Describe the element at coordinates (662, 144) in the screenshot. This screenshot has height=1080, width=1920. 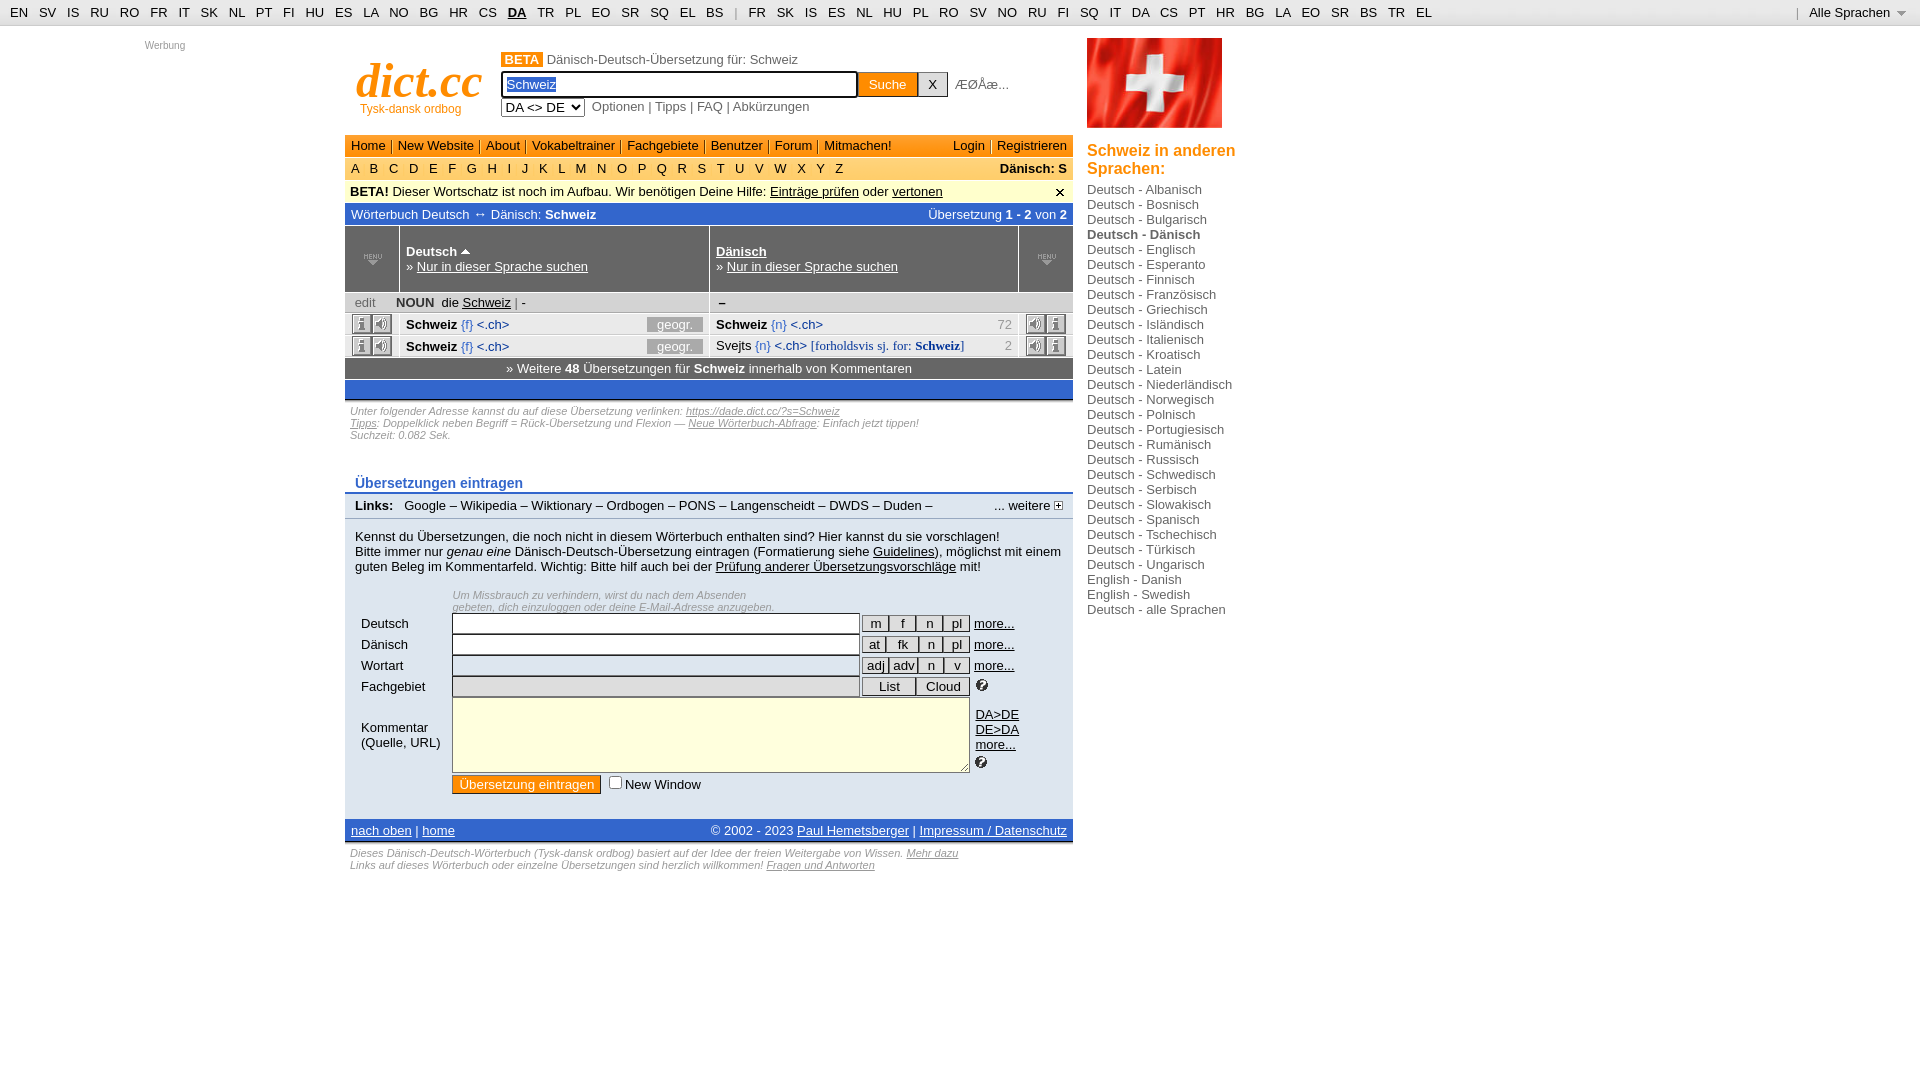
I see `'Fachgebiete'` at that location.